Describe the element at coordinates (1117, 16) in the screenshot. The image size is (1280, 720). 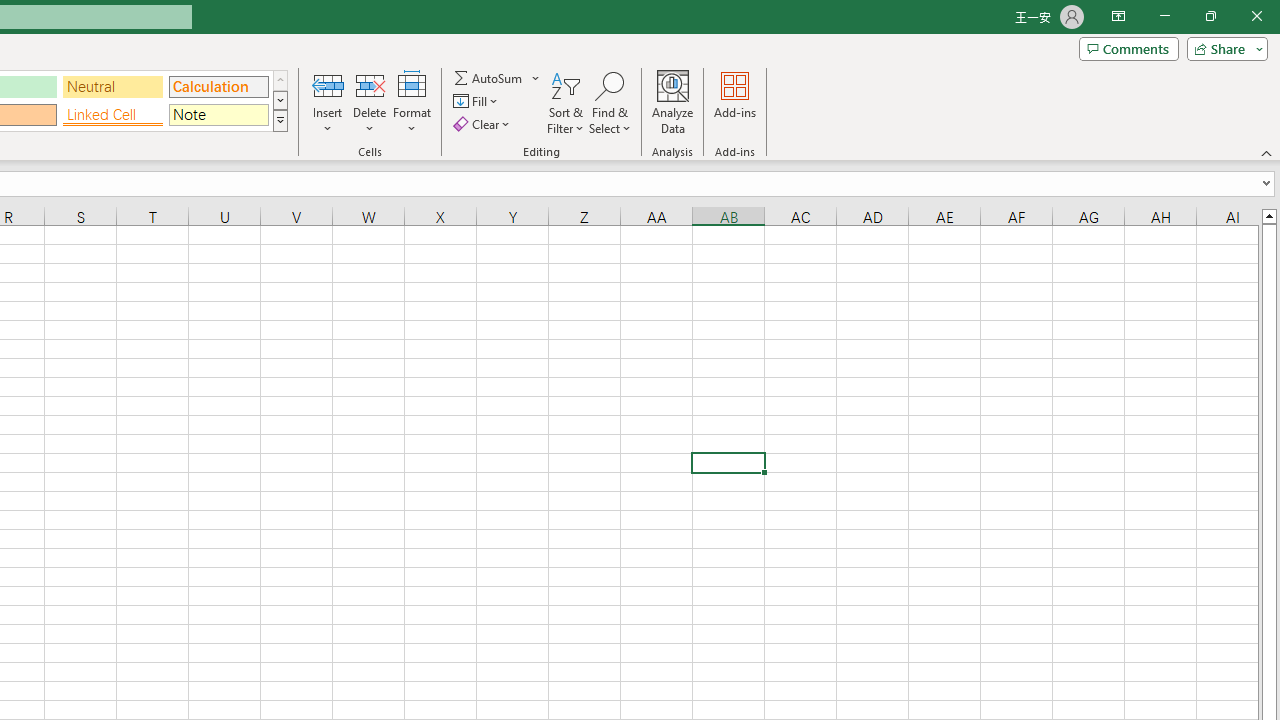
I see `'Ribbon Display Options'` at that location.